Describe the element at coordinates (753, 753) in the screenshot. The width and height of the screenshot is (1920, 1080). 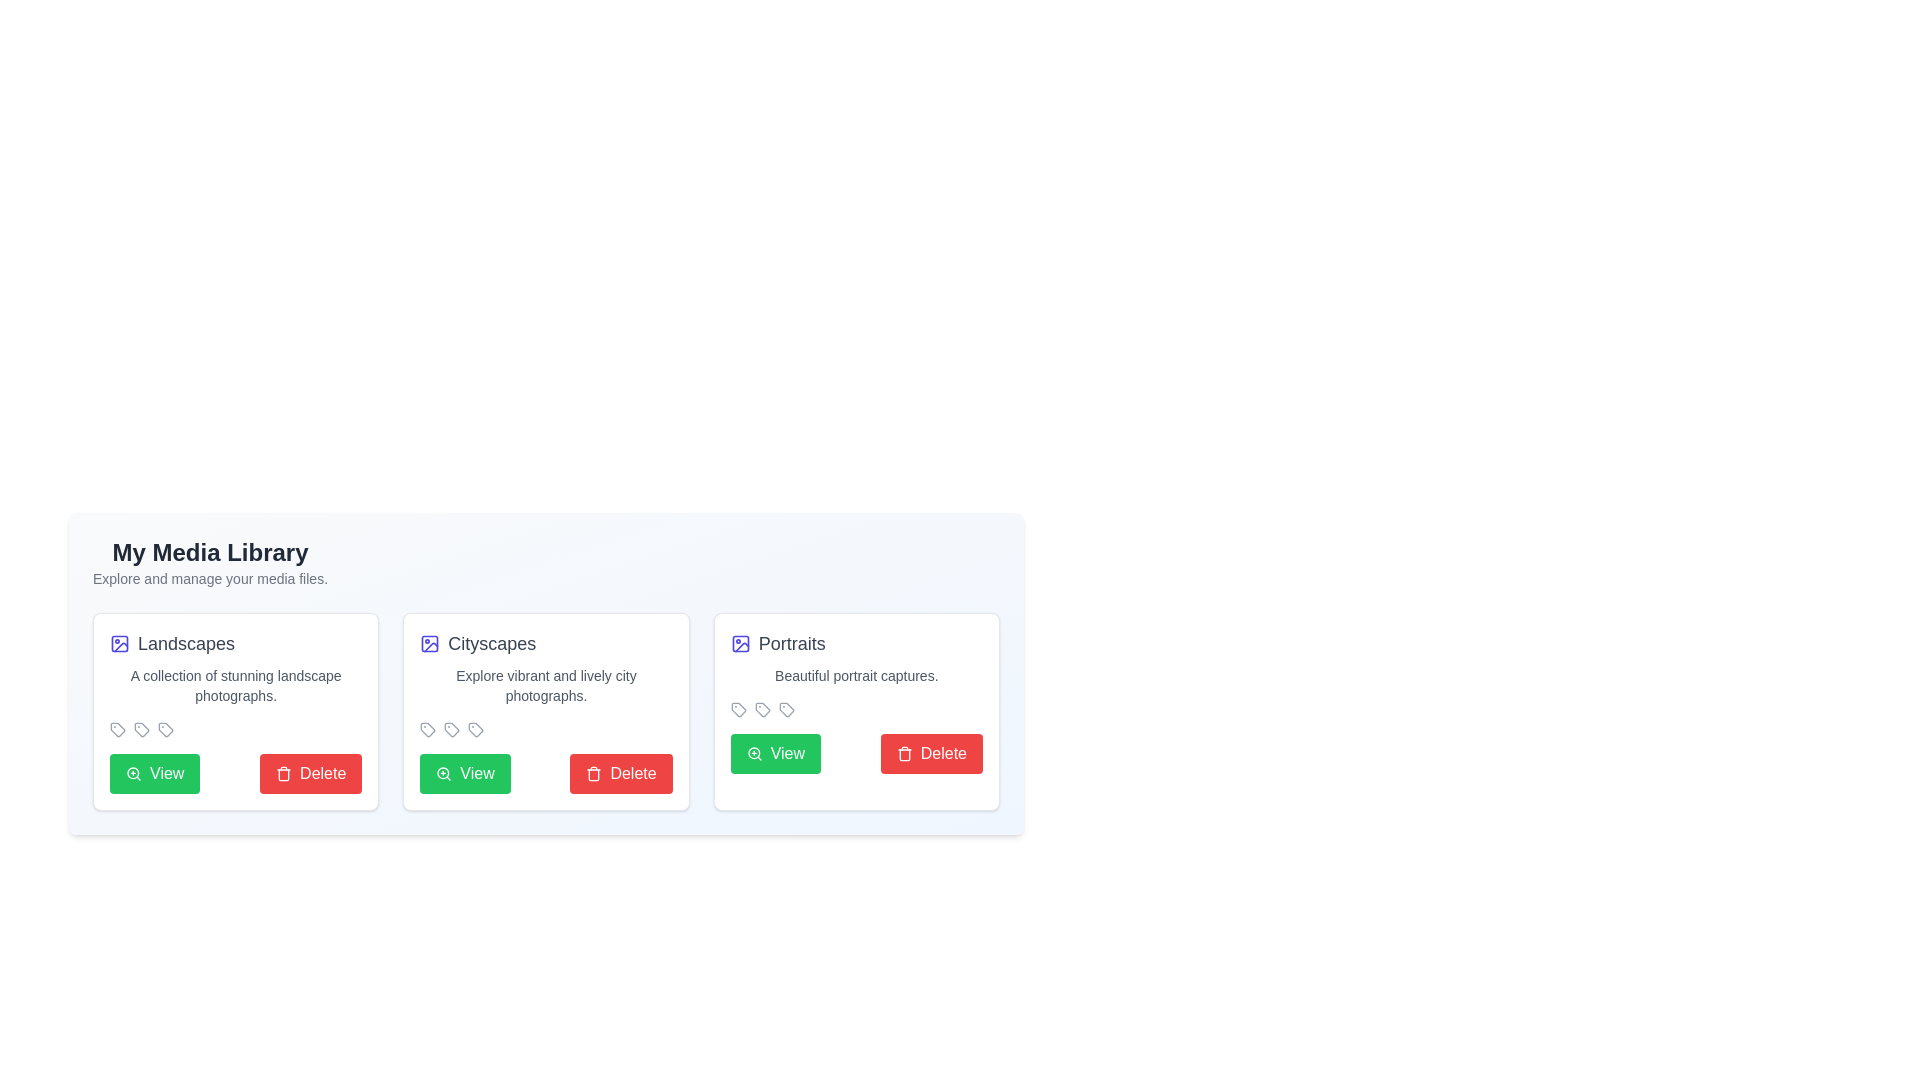
I see `the circular magnifying glass icon with a plus sign in its center, located inside the 'View' button in the third panel labeled 'Portraits'` at that location.